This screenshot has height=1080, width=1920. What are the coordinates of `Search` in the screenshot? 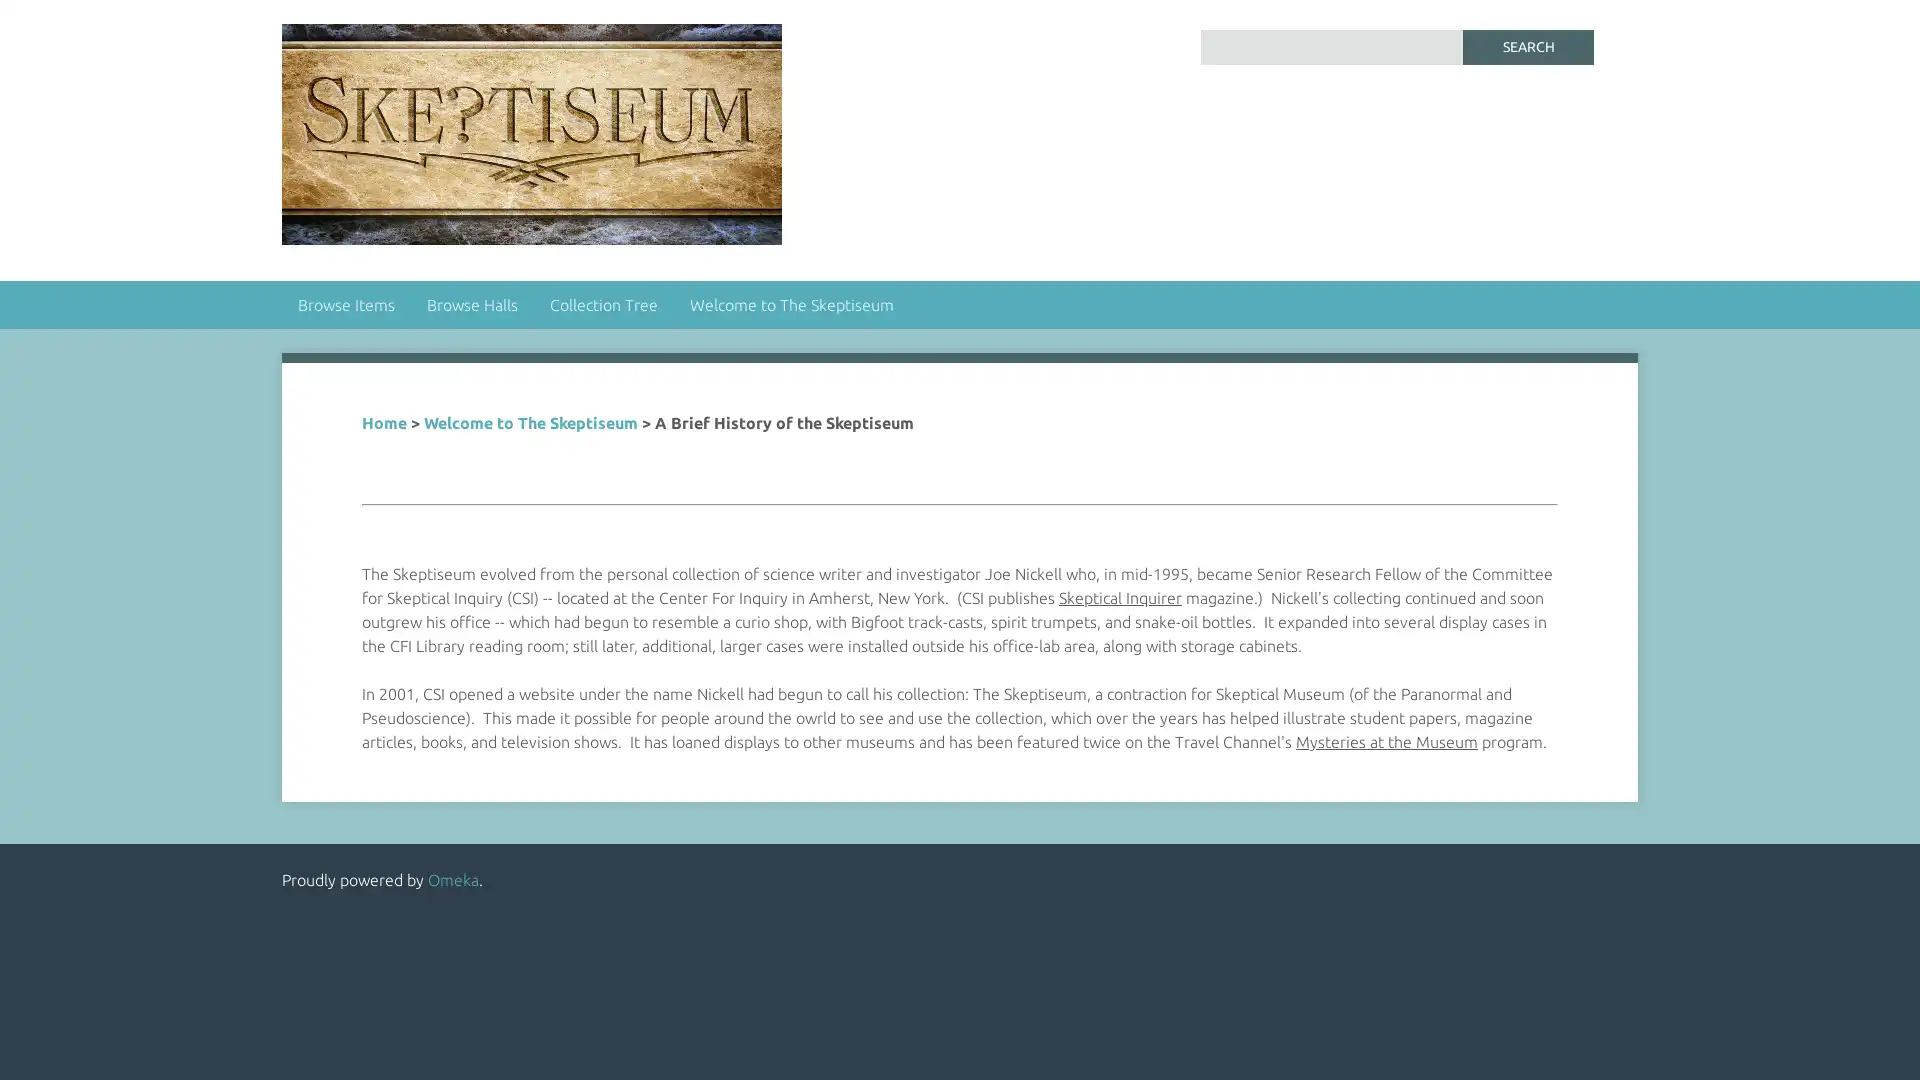 It's located at (1526, 46).